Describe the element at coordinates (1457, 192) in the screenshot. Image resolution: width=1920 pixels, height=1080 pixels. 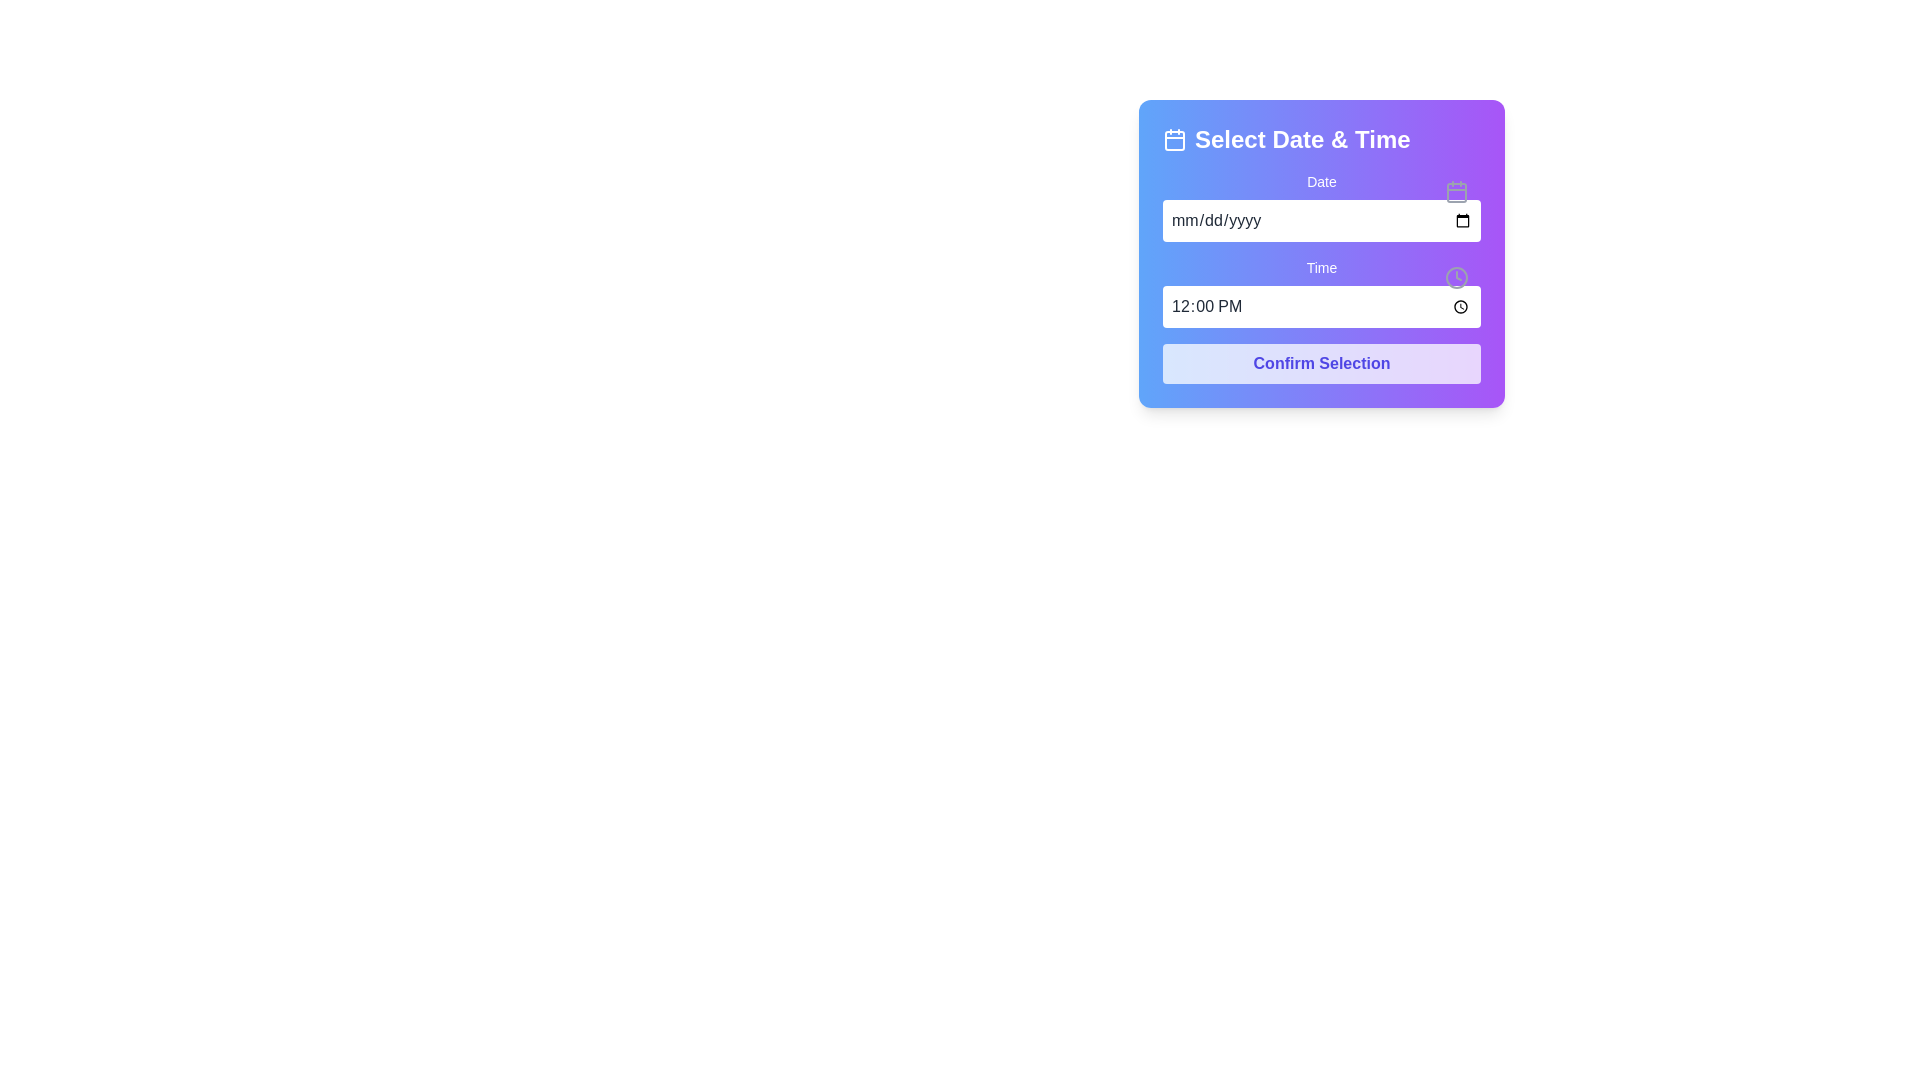
I see `the main body of the calendar icon, which serves as a visual cue for the nearby 'Date' input box functionality` at that location.